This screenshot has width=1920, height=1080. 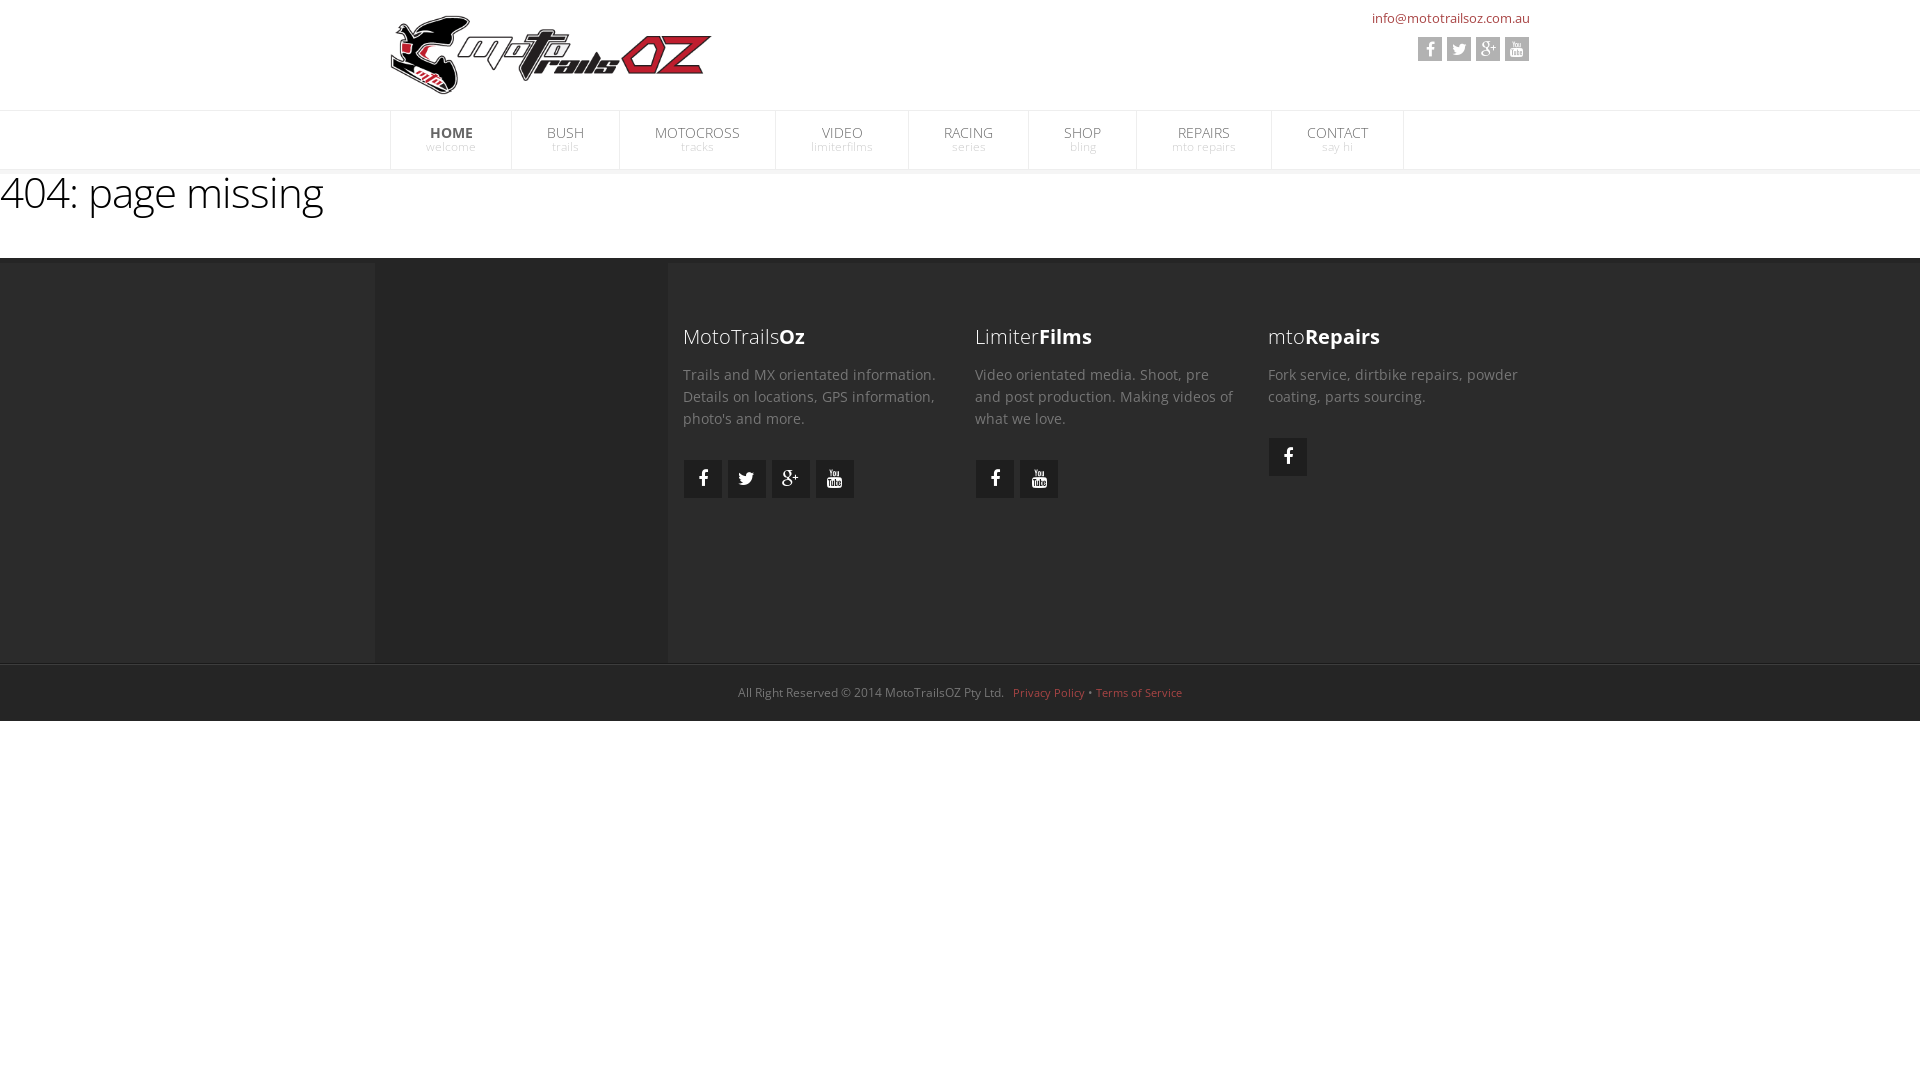 What do you see at coordinates (841, 138) in the screenshot?
I see `'VIDEO` at bounding box center [841, 138].